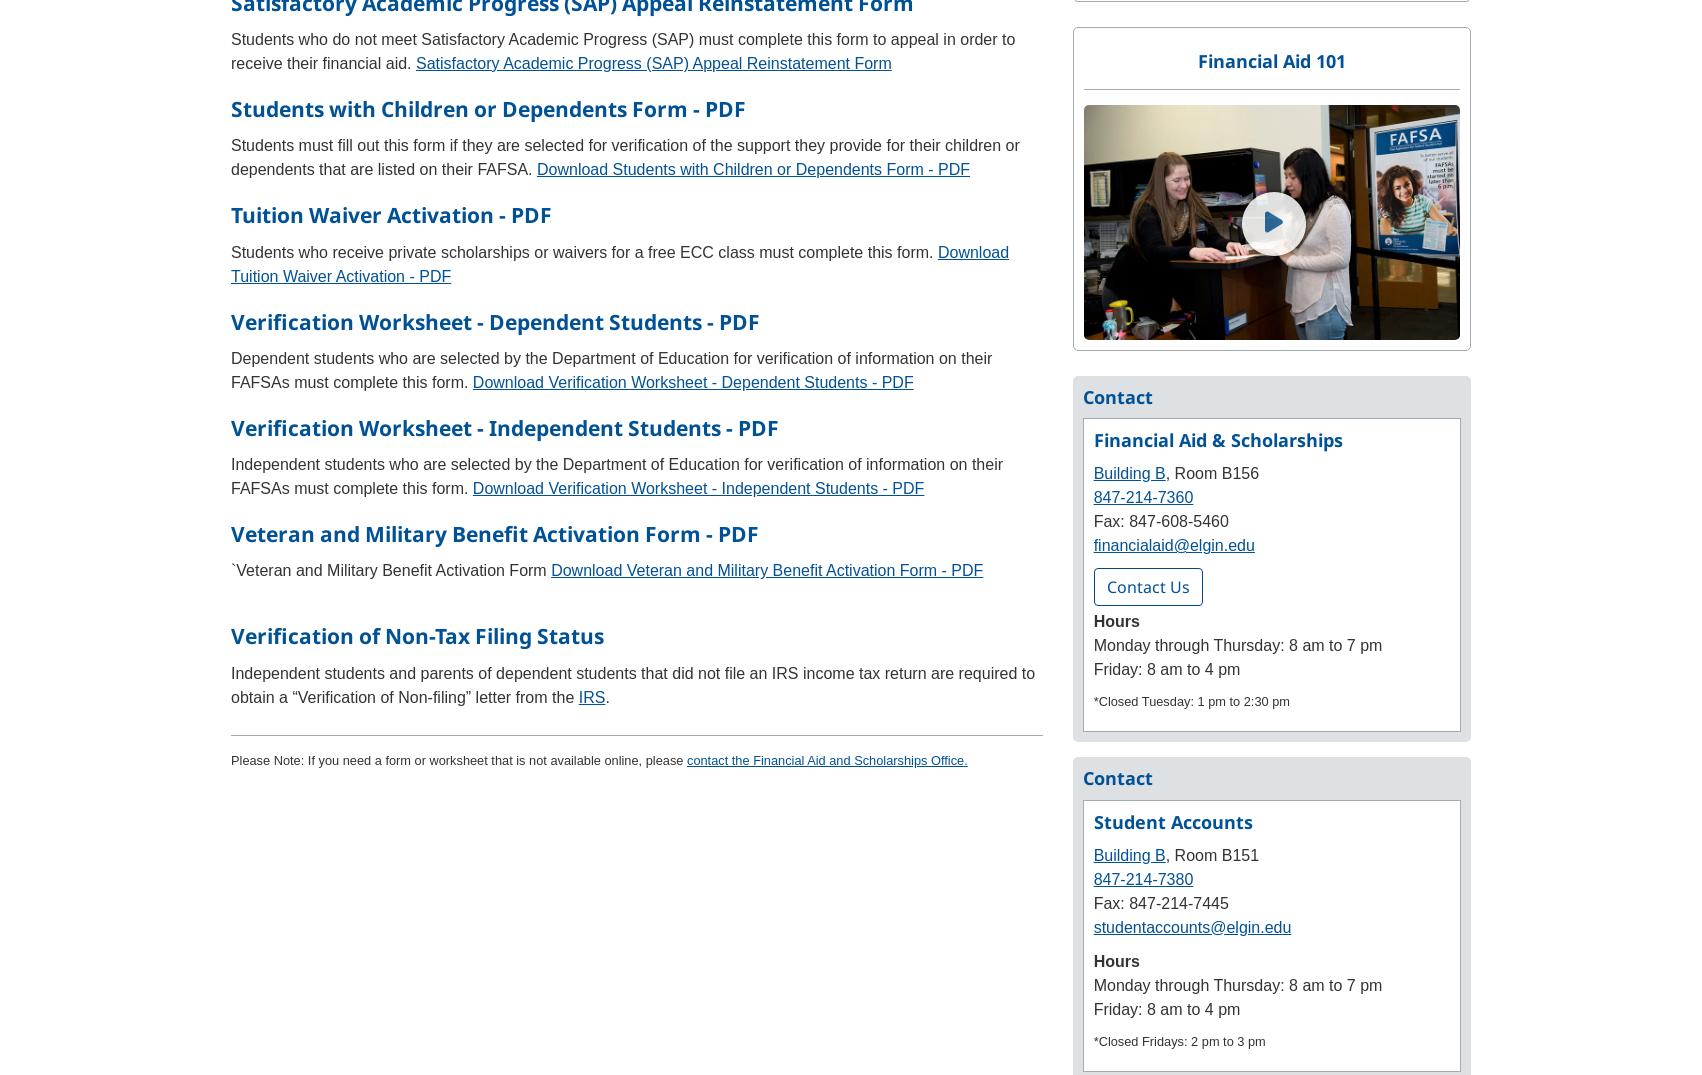  Describe the element at coordinates (229, 476) in the screenshot. I see `'Independent students who are selected by the Department of Education for verification of information on their FAFSAs must complete this form.'` at that location.